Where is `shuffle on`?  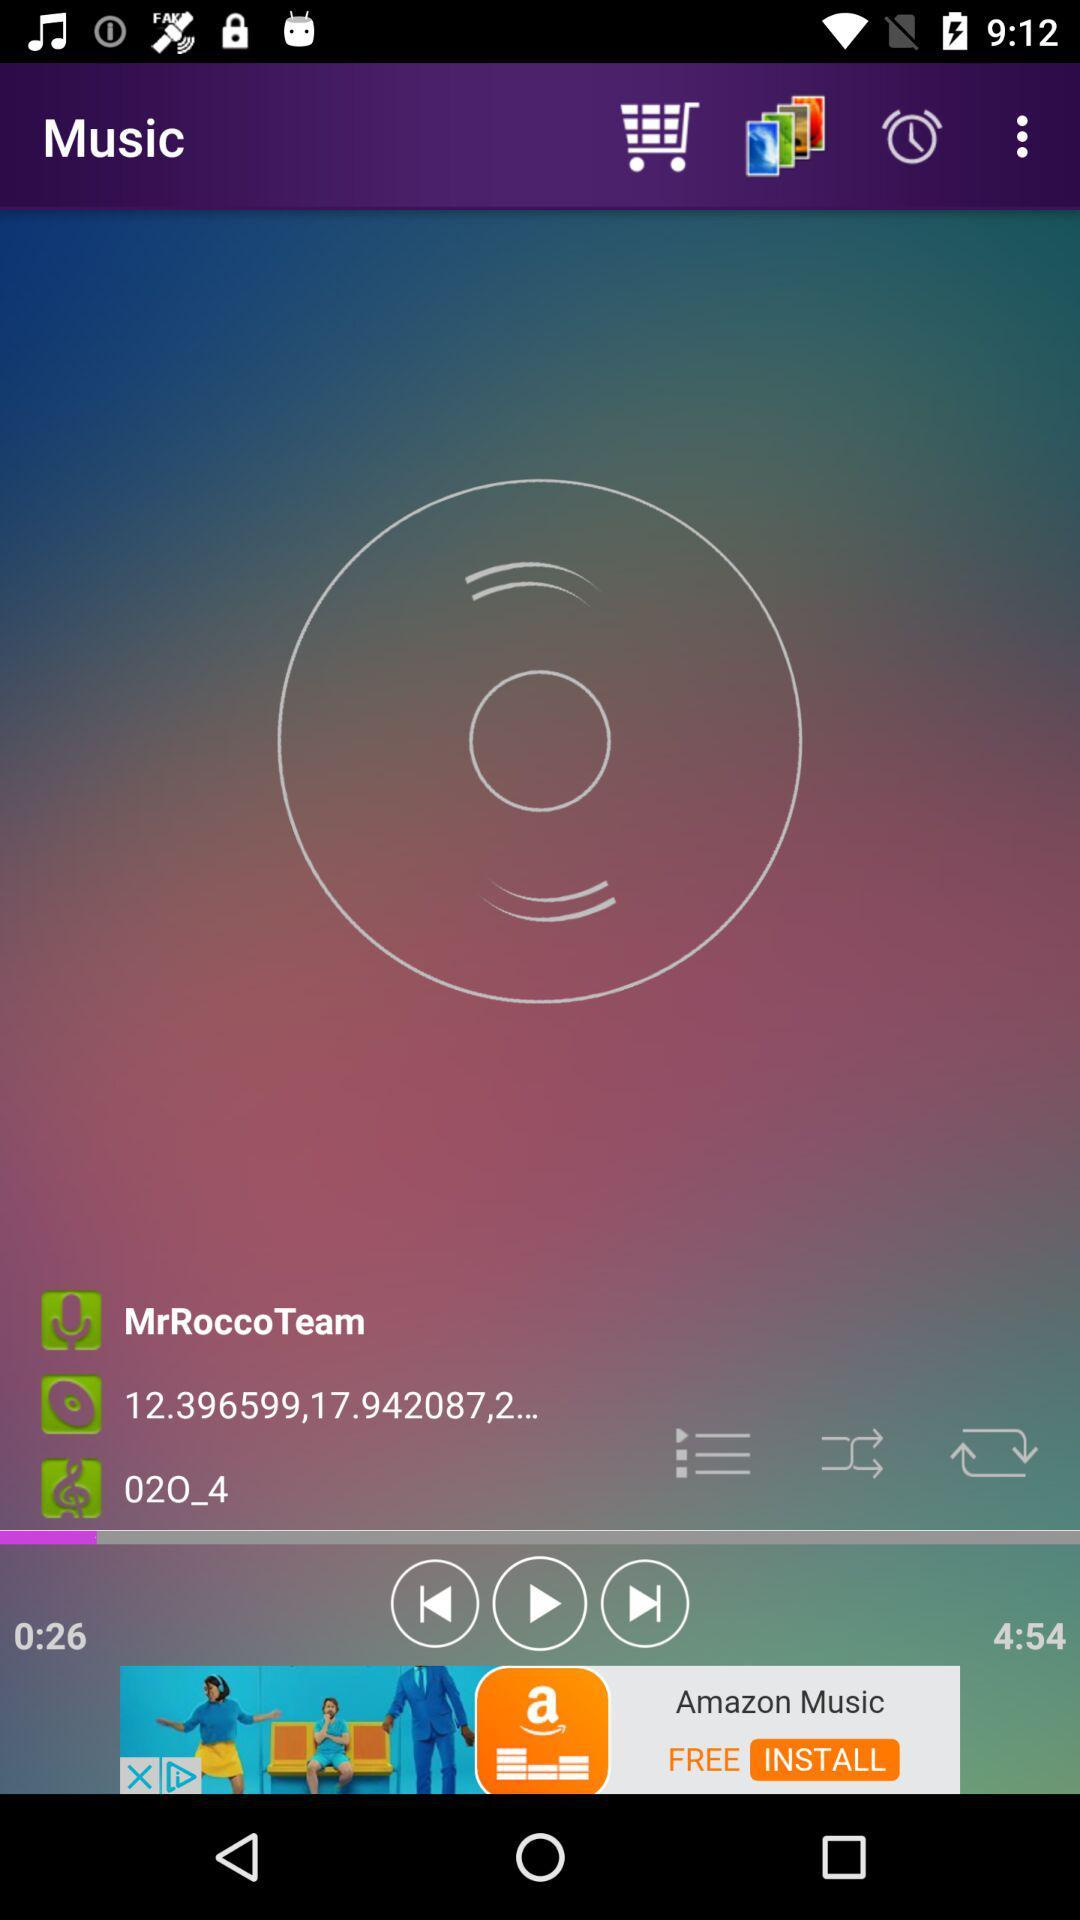
shuffle on is located at coordinates (852, 1453).